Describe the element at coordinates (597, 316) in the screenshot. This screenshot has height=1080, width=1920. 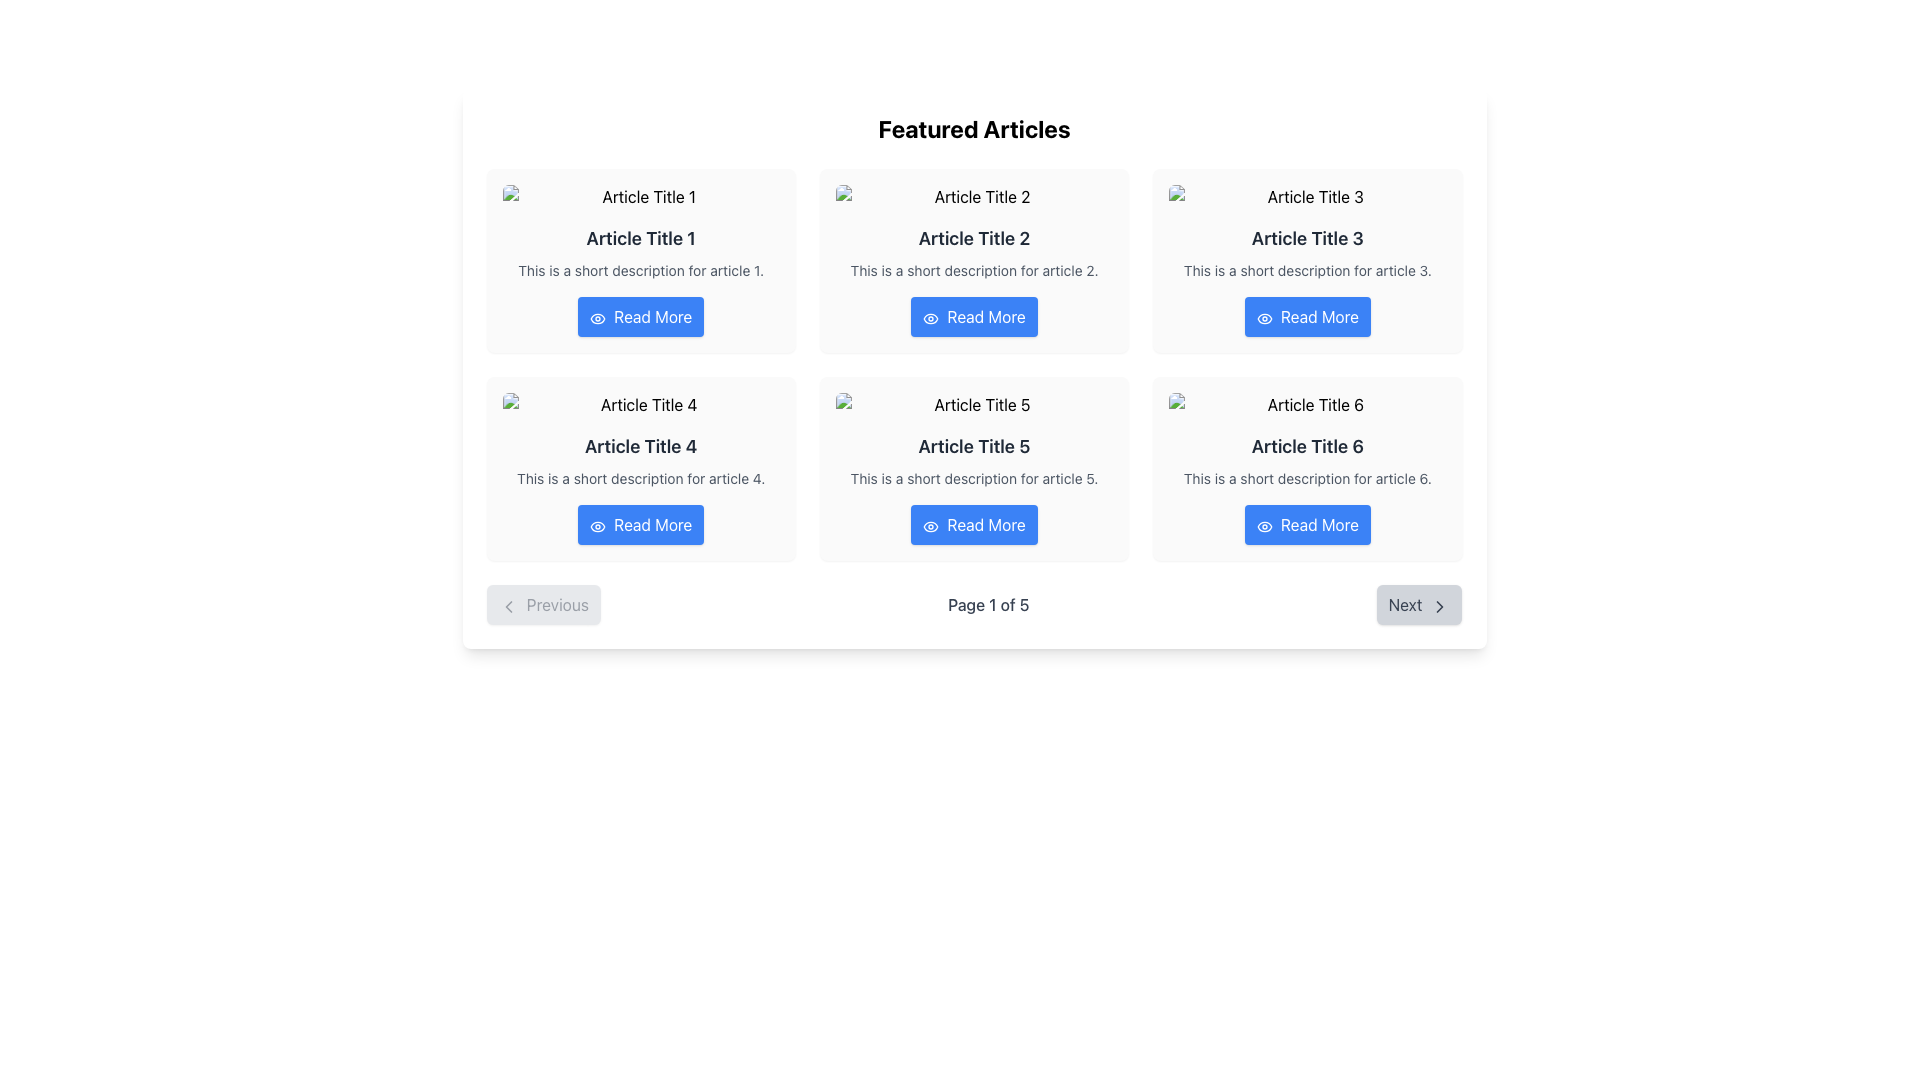
I see `the eye icon located to the left of the 'Read More' text within the button, which is styled with a blue background and white strokes` at that location.